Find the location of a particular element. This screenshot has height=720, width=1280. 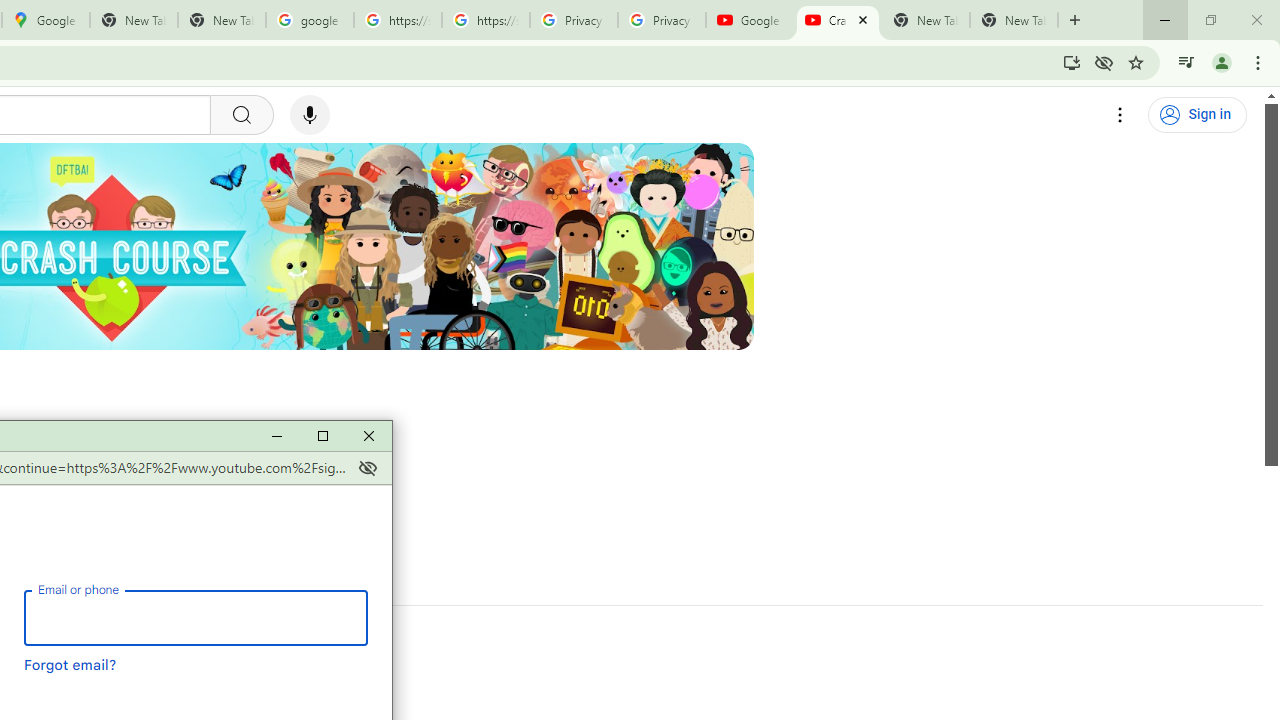

'Install YouTube' is located at coordinates (1071, 61).